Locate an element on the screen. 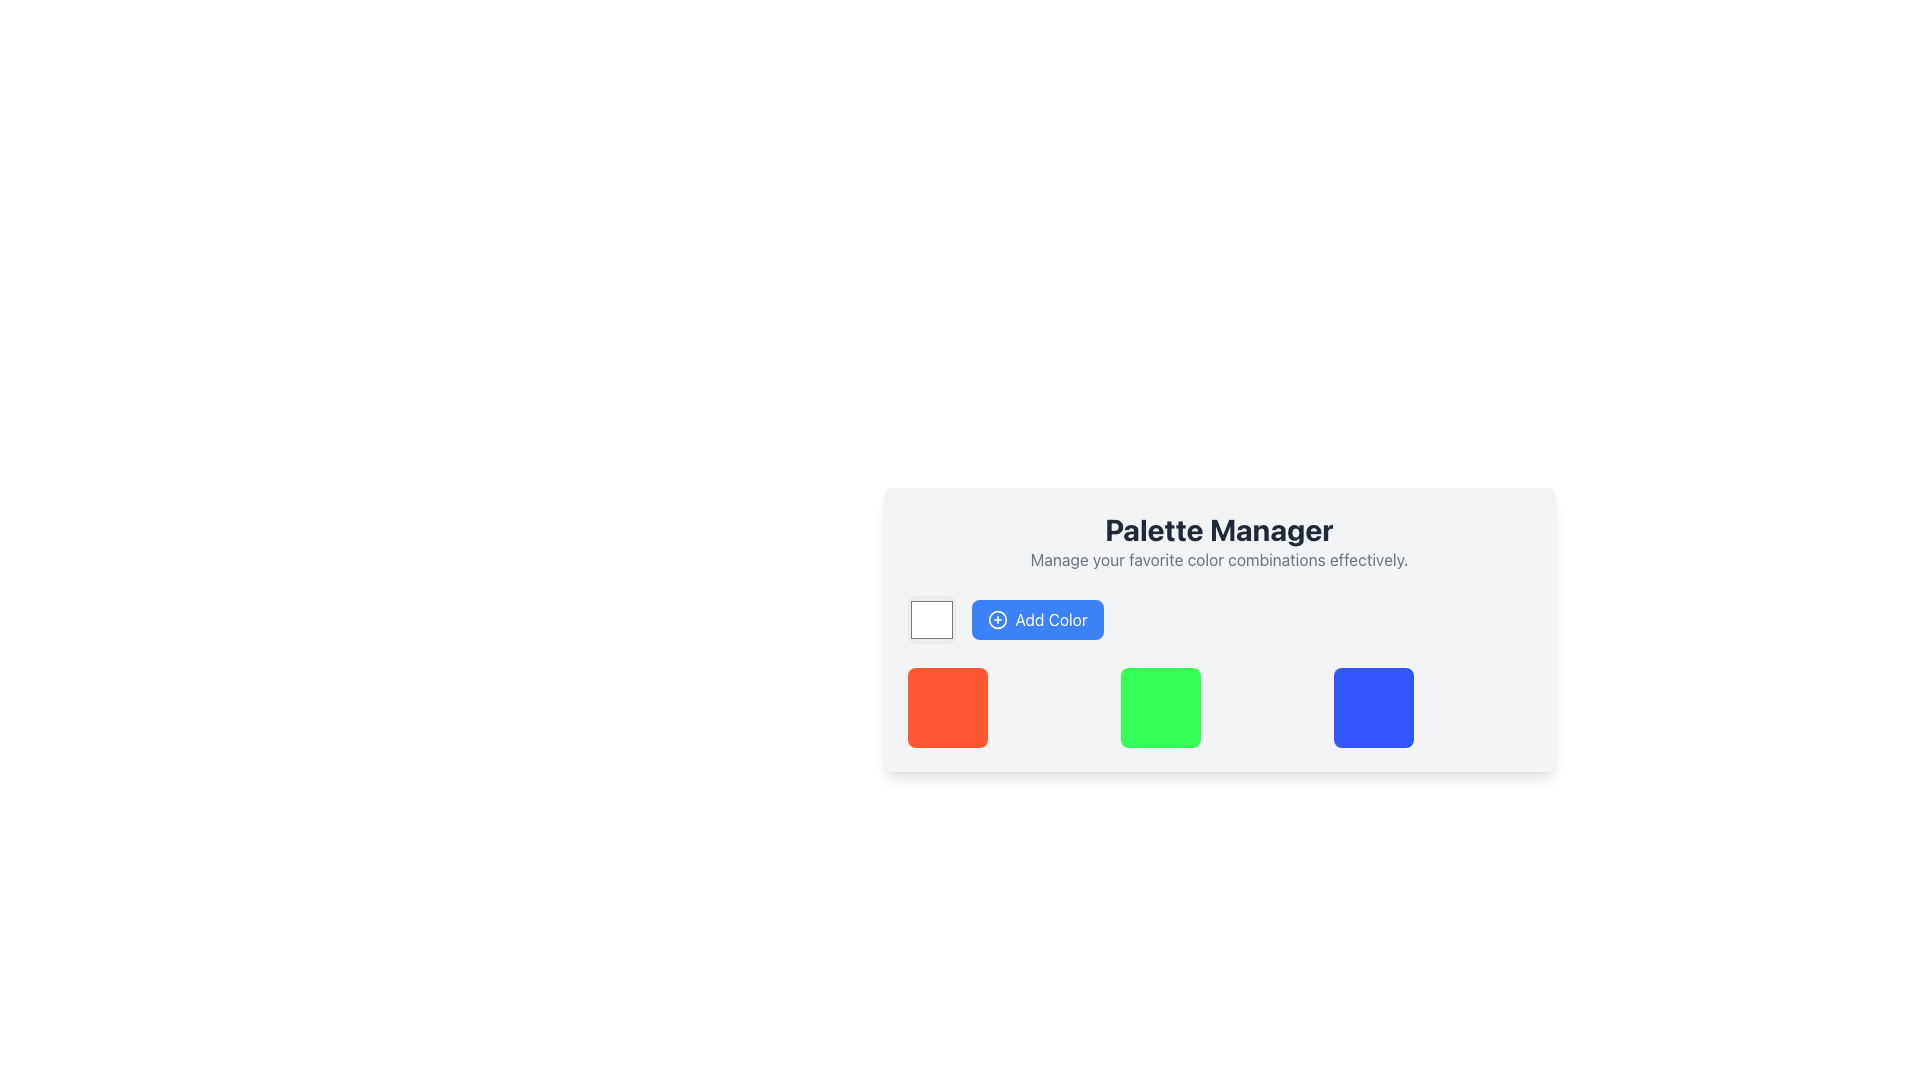 The image size is (1920, 1080). the circular shape of the blue 'Add Color' button, which is part of a glyph that includes a plus sign and is positioned in the top-left area of the button is located at coordinates (997, 619).